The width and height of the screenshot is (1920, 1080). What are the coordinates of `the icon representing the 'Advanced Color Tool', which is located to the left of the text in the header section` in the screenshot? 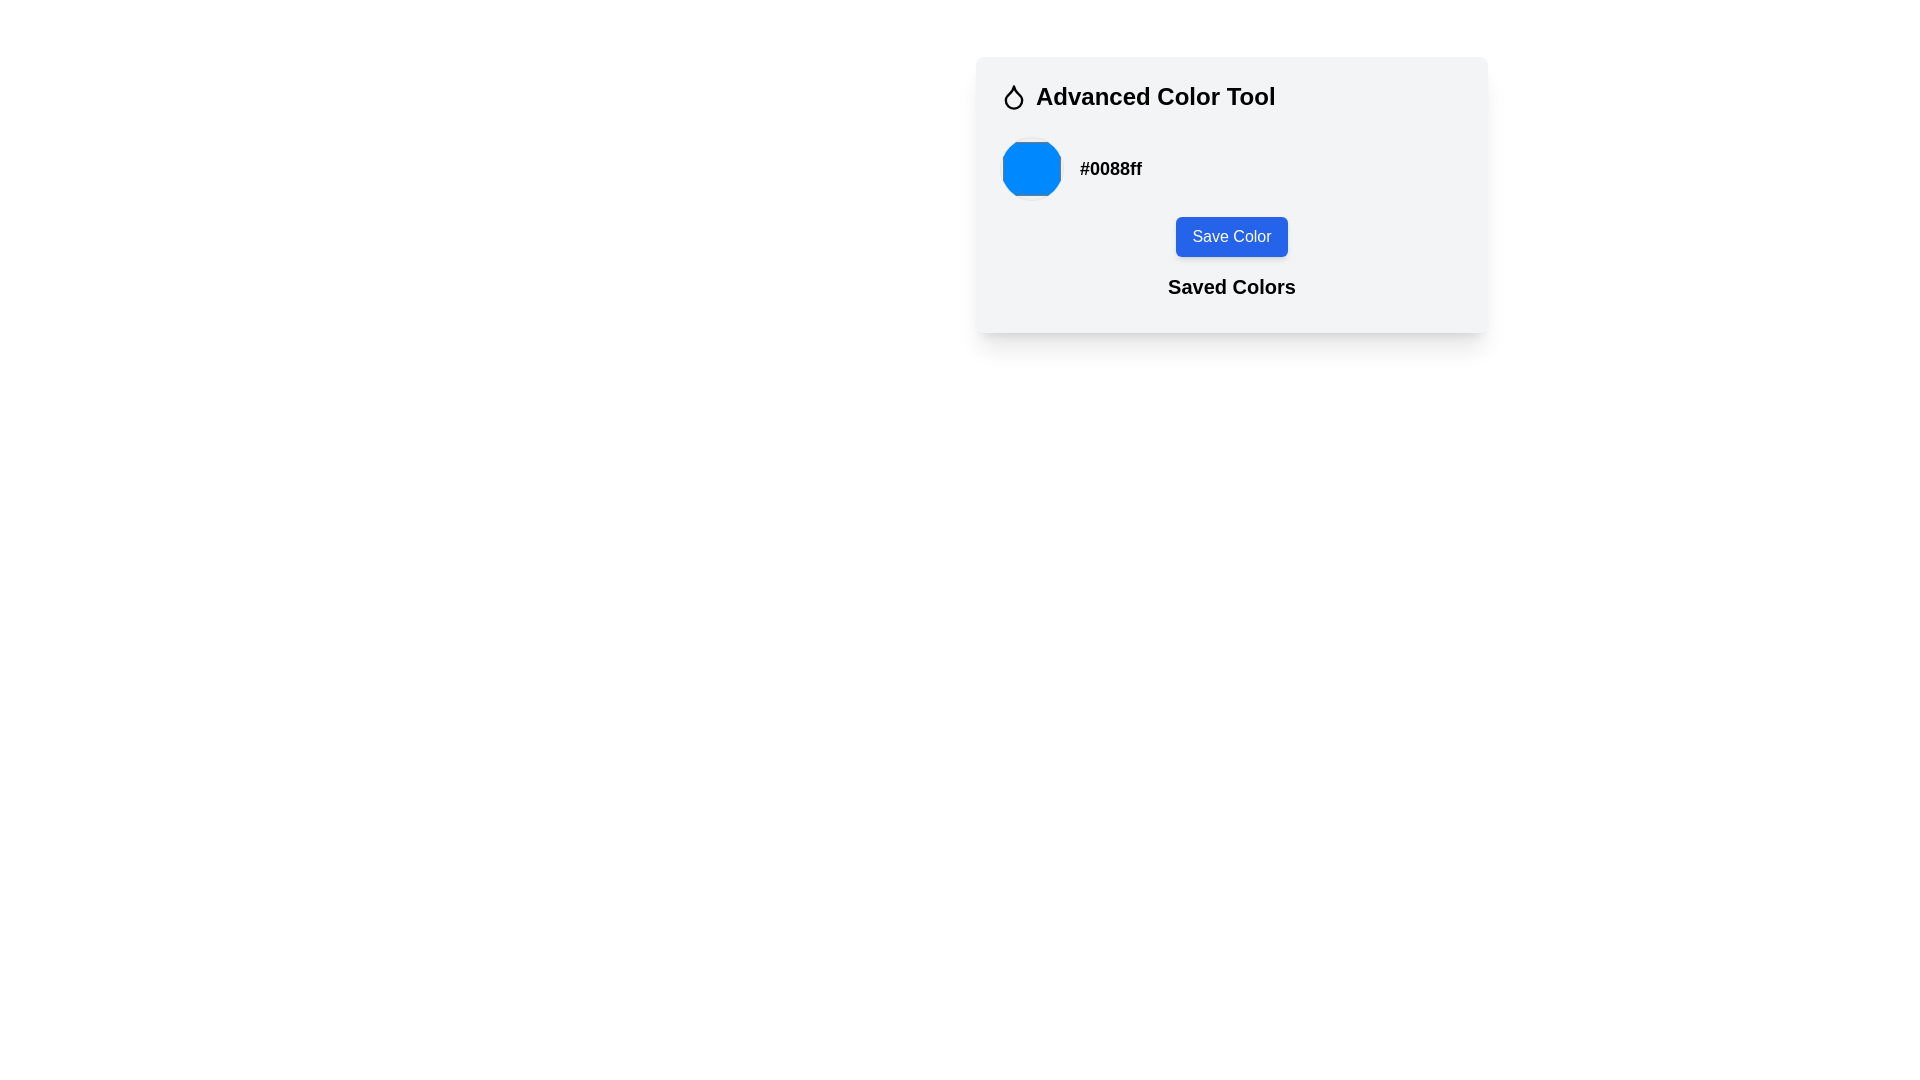 It's located at (1013, 96).